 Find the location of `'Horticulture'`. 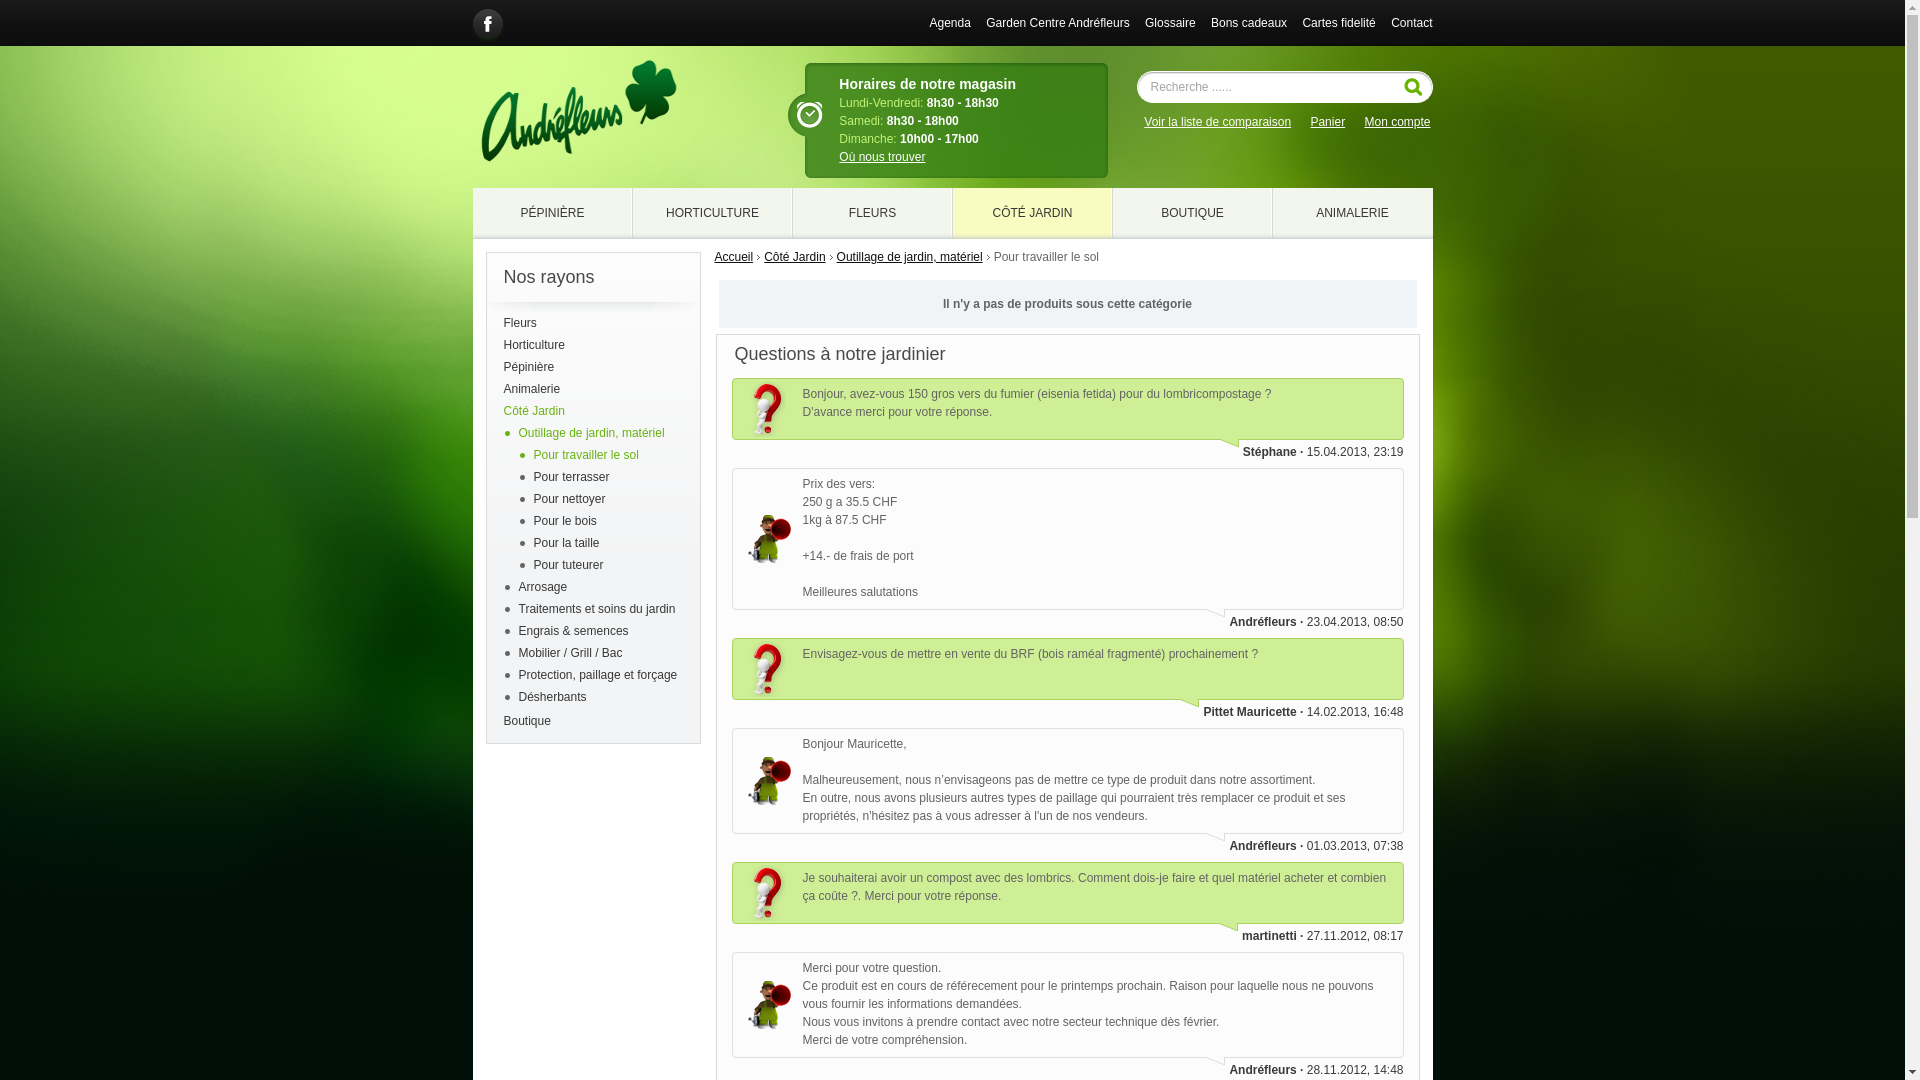

'Horticulture' is located at coordinates (592, 343).